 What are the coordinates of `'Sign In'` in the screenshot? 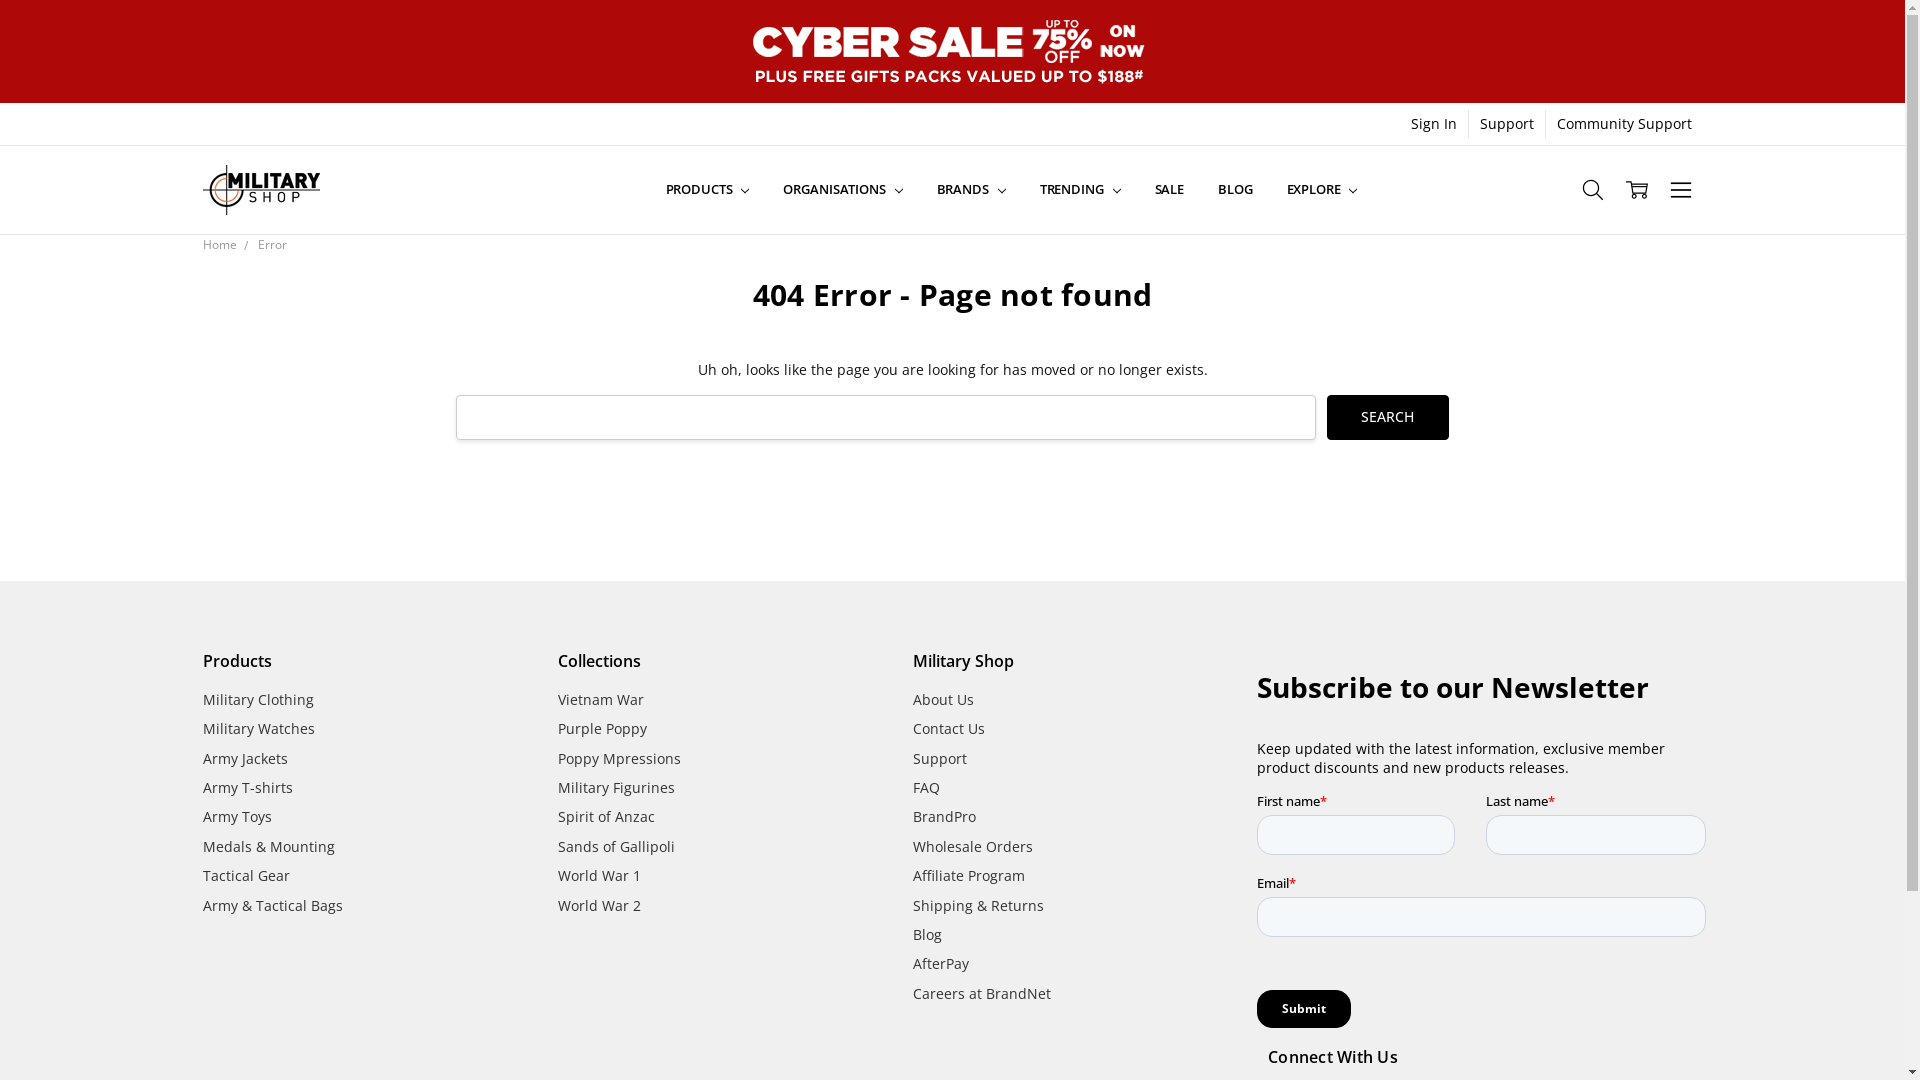 It's located at (1433, 123).